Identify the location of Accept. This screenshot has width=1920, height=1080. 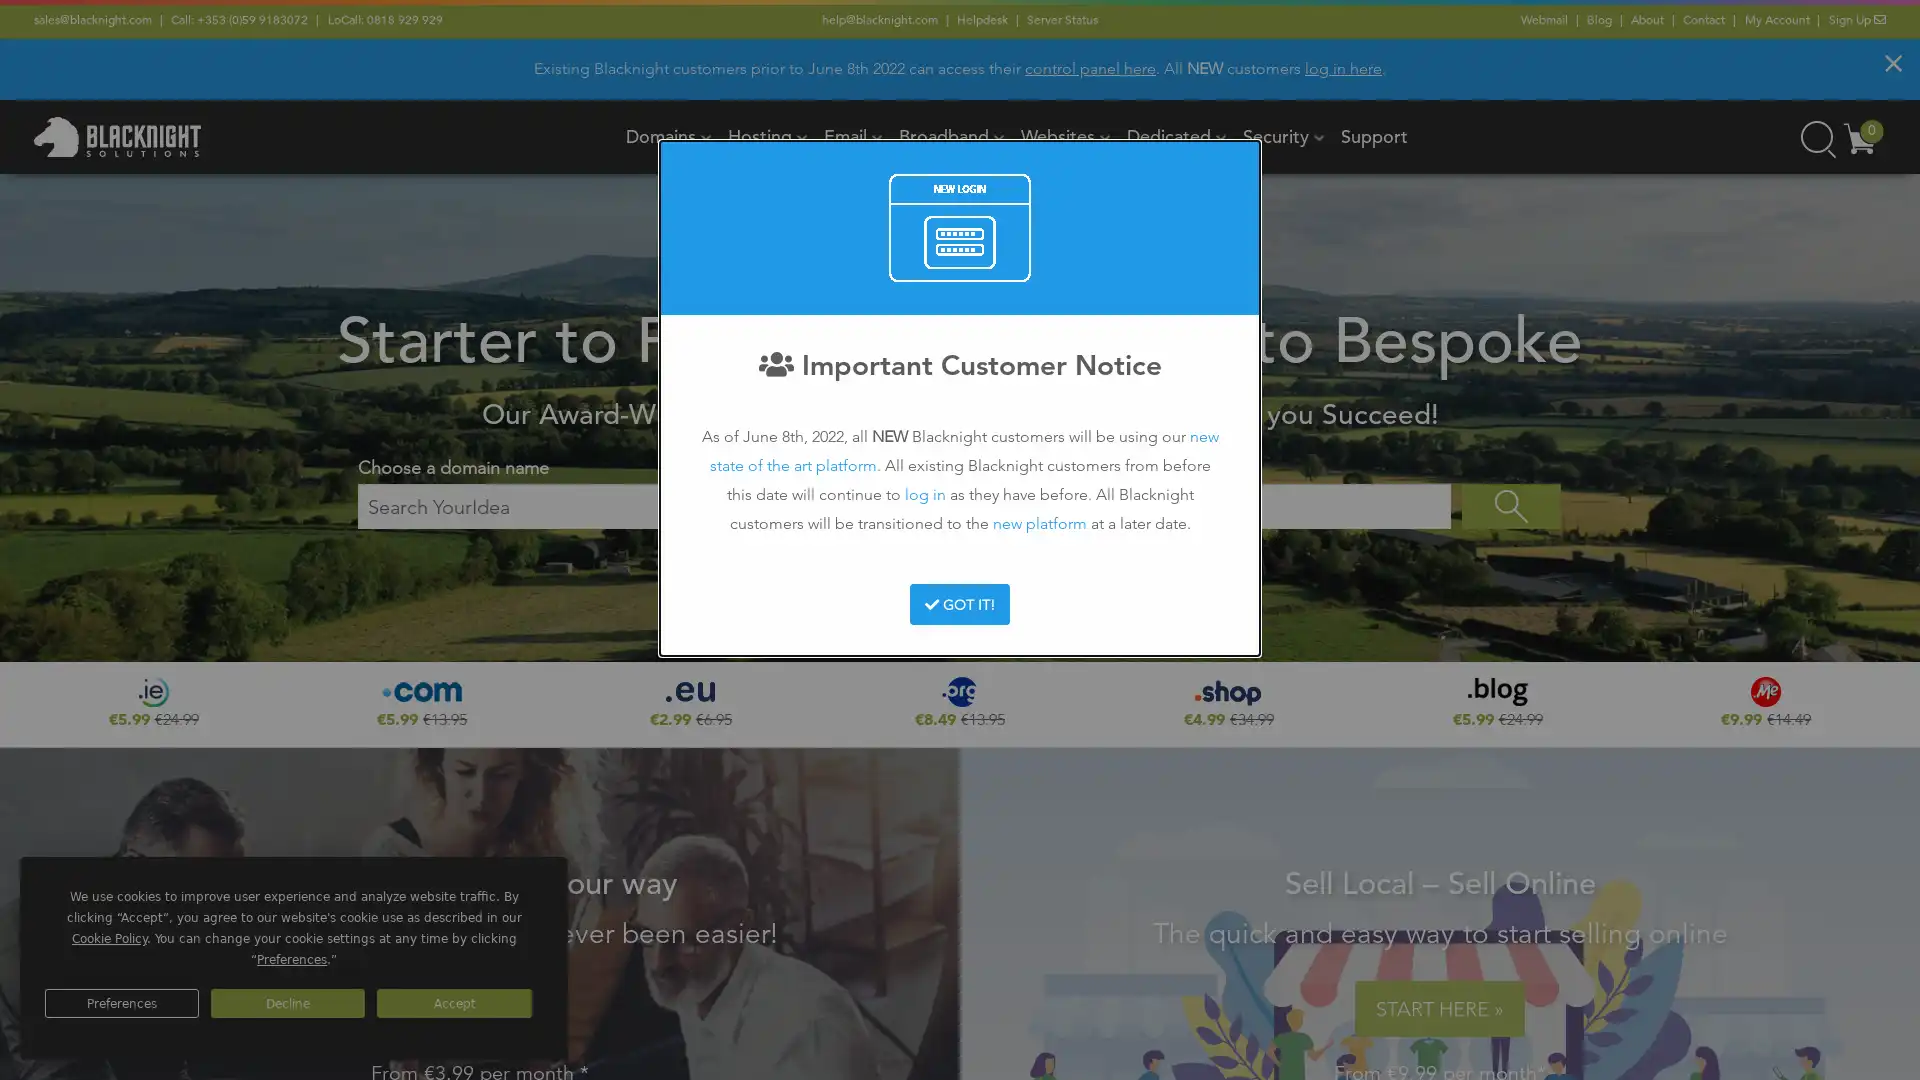
(453, 1003).